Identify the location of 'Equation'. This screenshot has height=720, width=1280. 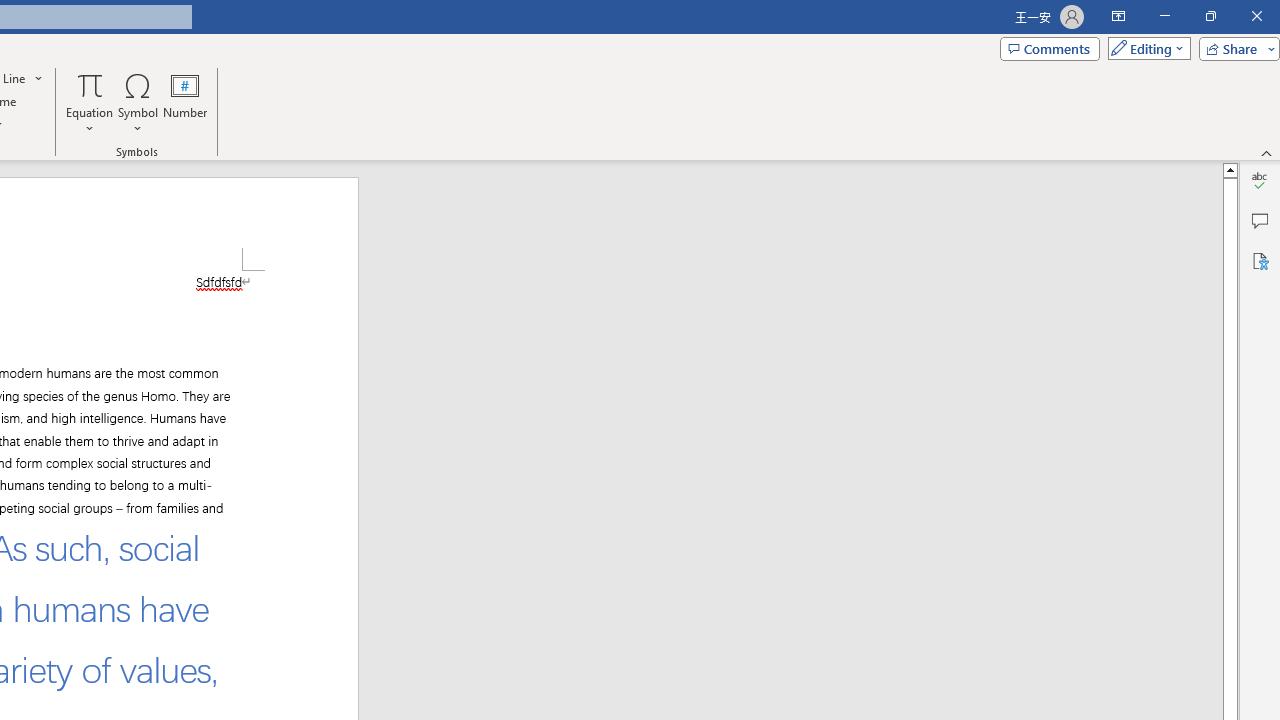
(89, 84).